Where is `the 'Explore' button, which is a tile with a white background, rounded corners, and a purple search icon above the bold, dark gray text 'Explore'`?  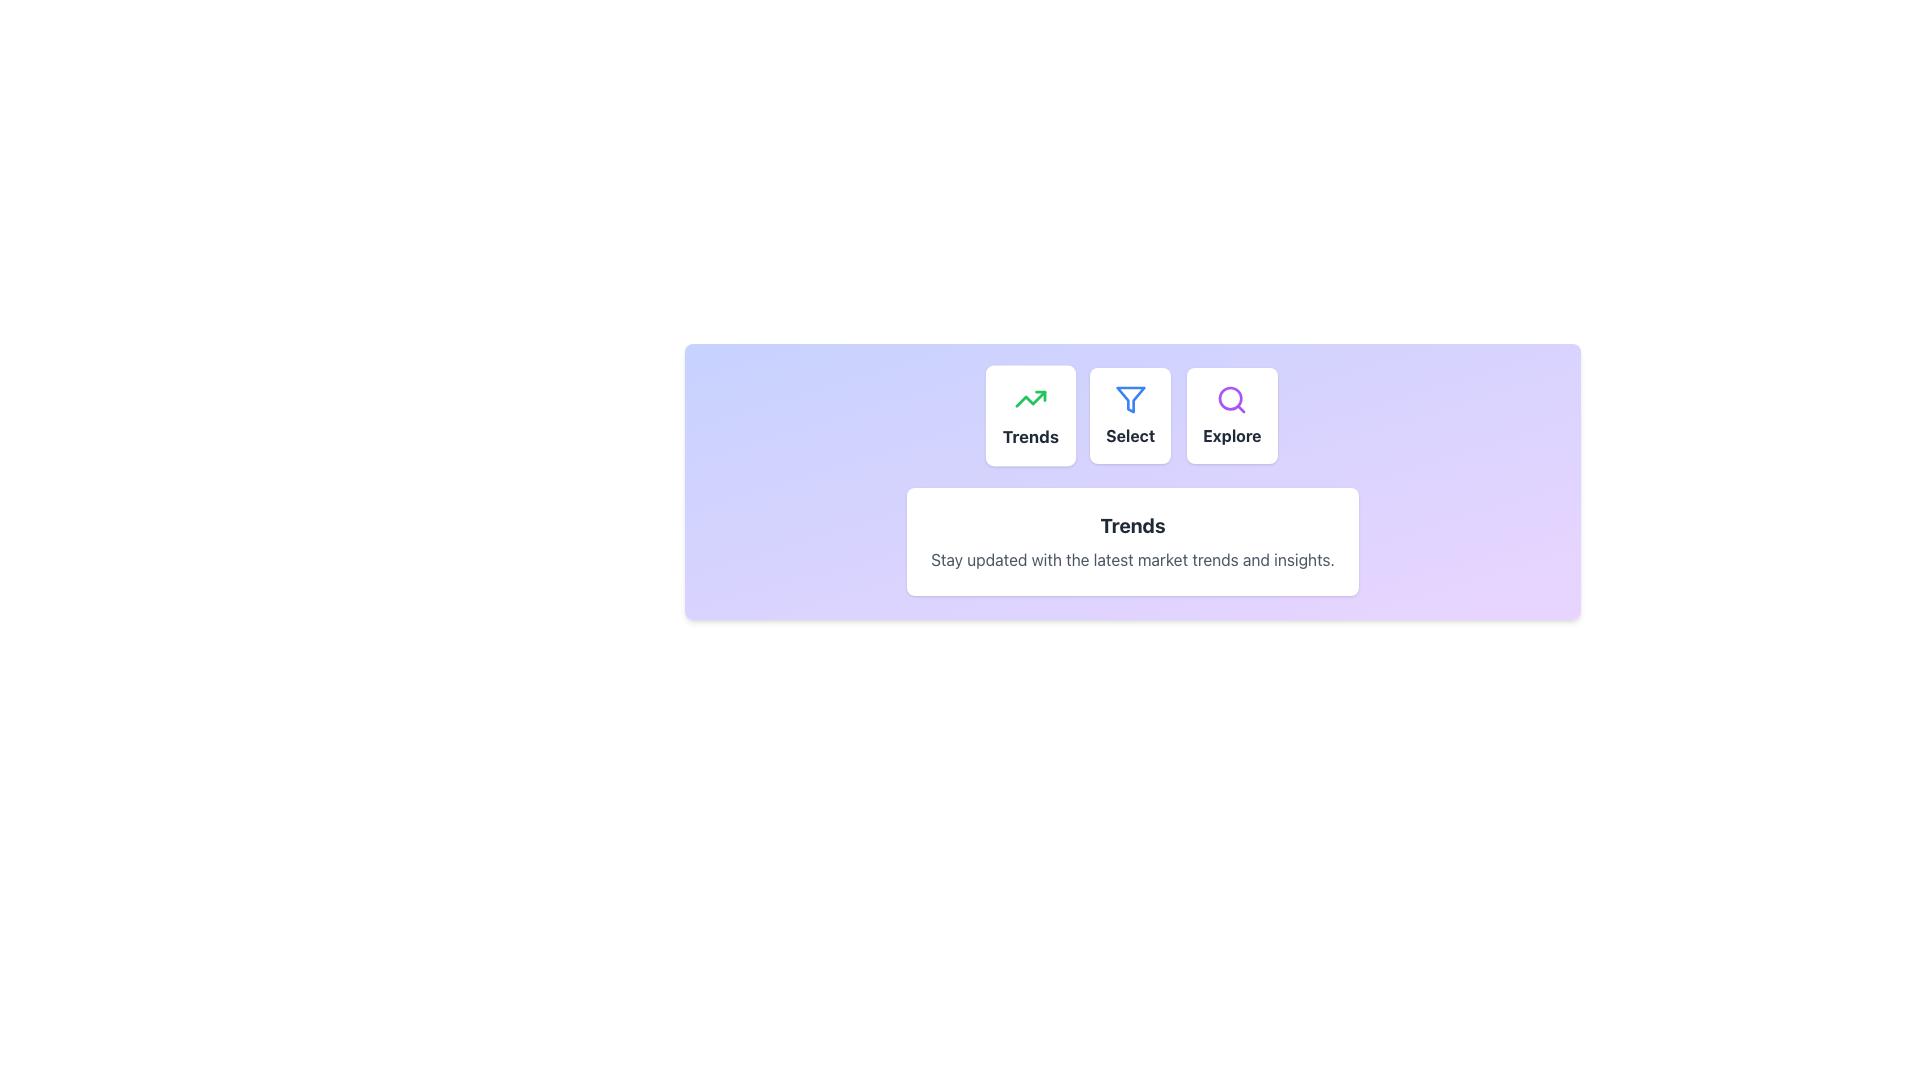 the 'Explore' button, which is a tile with a white background, rounded corners, and a purple search icon above the bold, dark gray text 'Explore' is located at coordinates (1231, 415).